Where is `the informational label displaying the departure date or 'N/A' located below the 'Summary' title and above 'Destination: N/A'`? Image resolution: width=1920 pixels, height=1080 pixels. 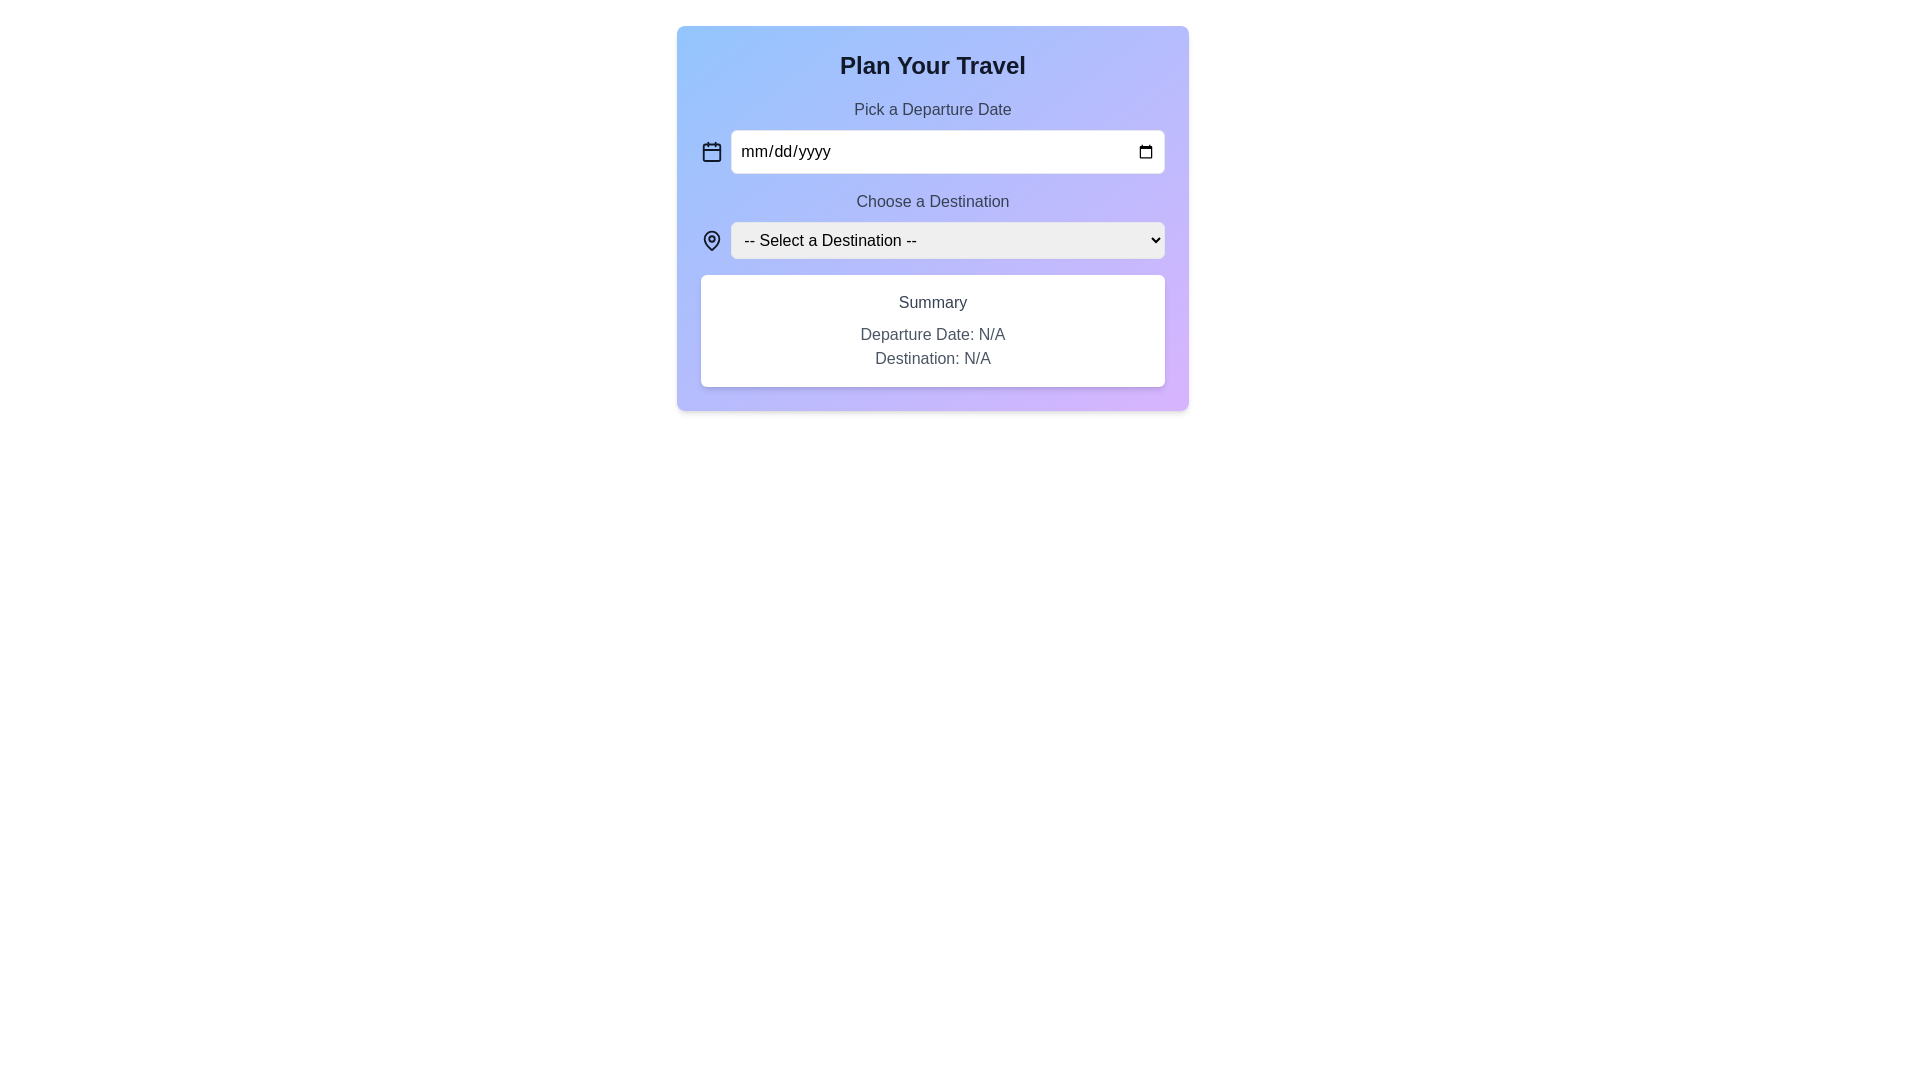
the informational label displaying the departure date or 'N/A' located below the 'Summary' title and above 'Destination: N/A' is located at coordinates (931, 334).